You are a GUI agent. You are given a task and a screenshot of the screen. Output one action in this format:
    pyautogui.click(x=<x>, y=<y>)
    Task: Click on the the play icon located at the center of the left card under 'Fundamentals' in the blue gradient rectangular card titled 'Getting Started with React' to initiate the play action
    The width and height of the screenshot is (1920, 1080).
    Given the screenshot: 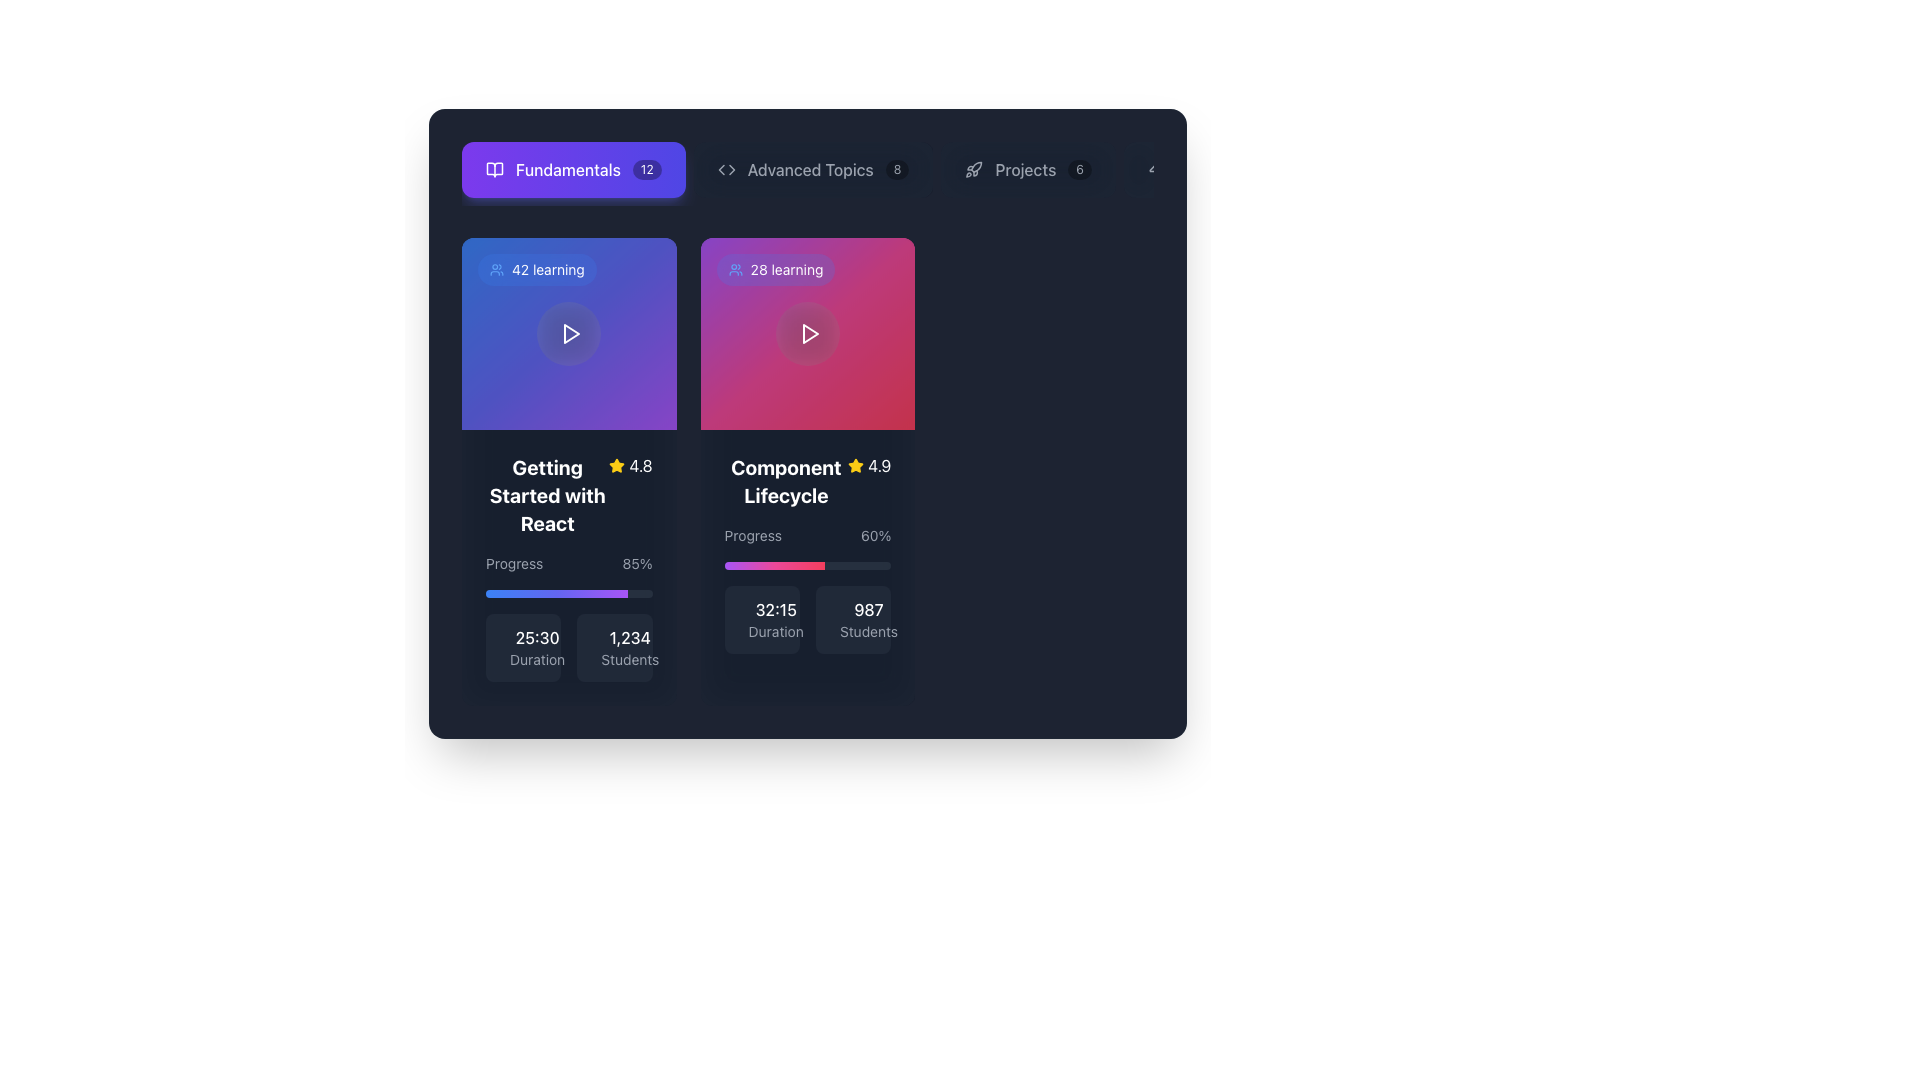 What is the action you would take?
    pyautogui.click(x=571, y=333)
    